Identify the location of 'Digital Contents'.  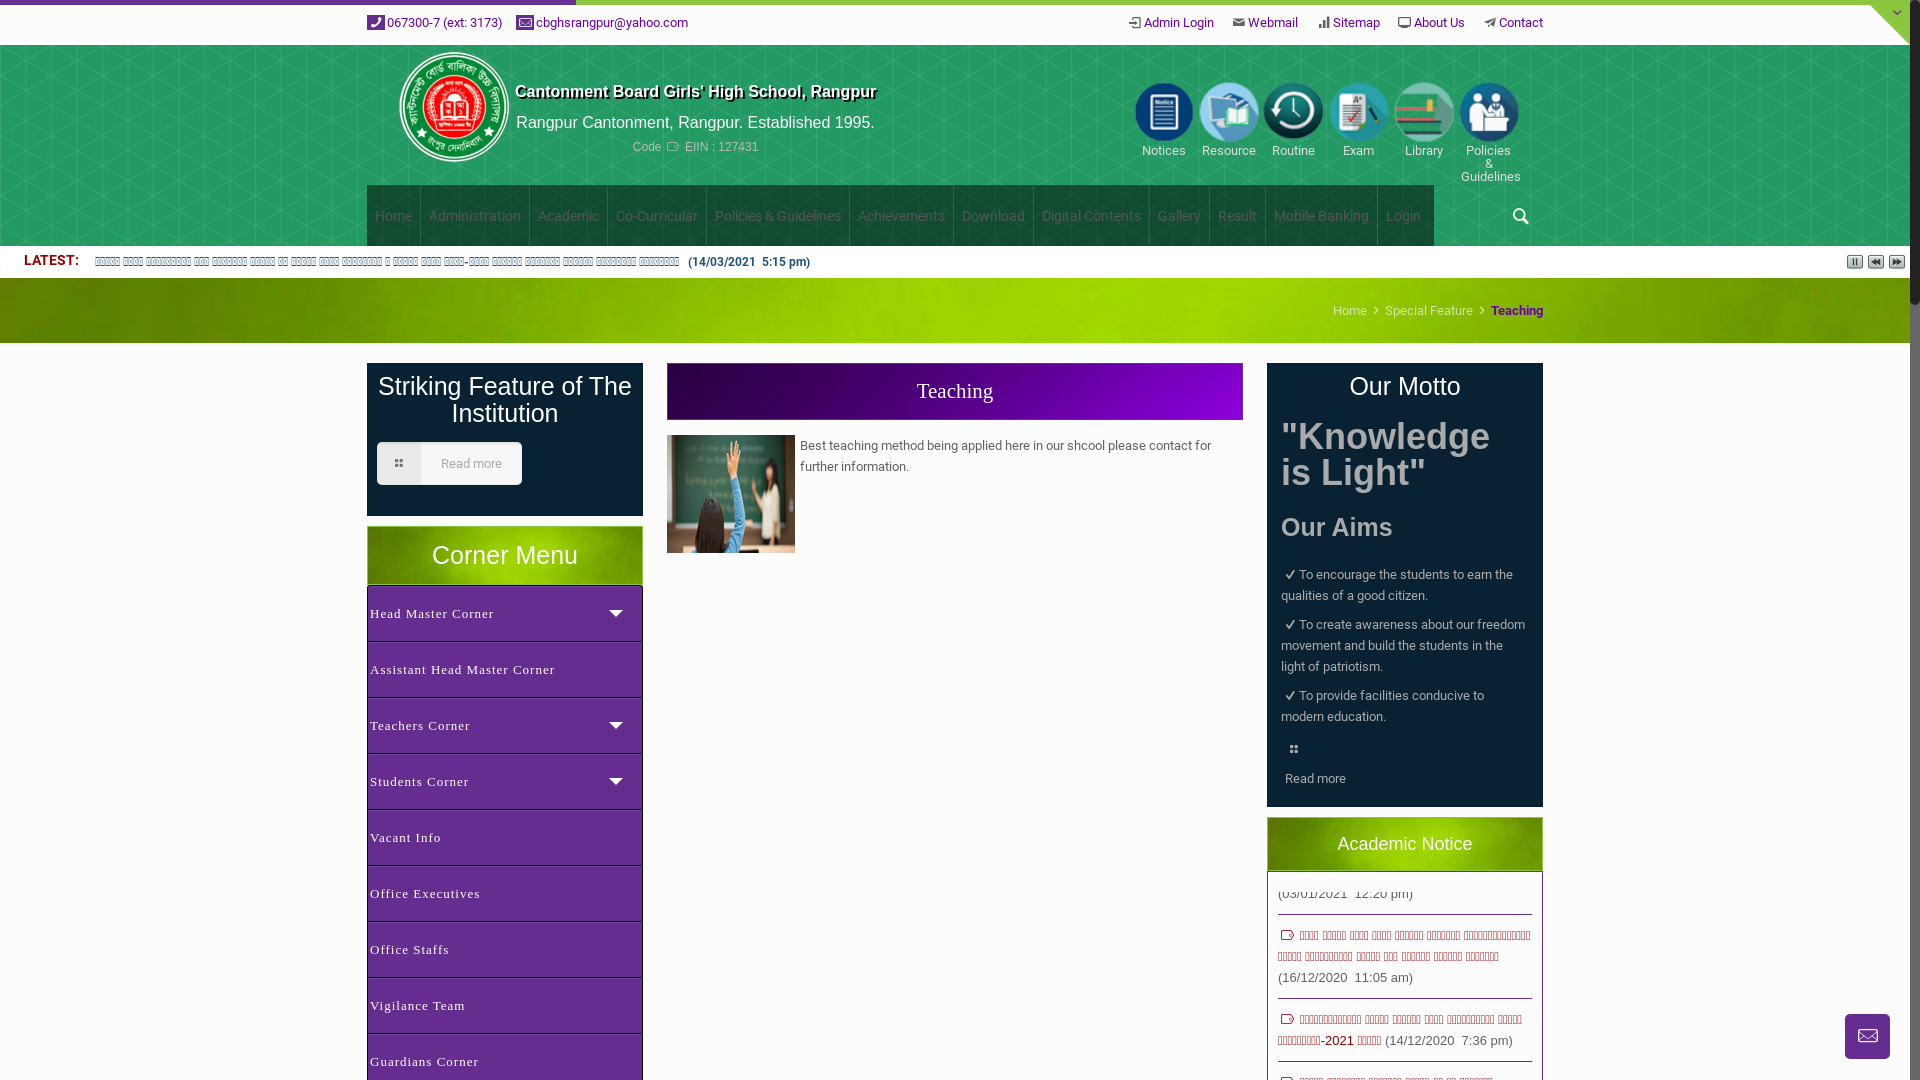
(1091, 216).